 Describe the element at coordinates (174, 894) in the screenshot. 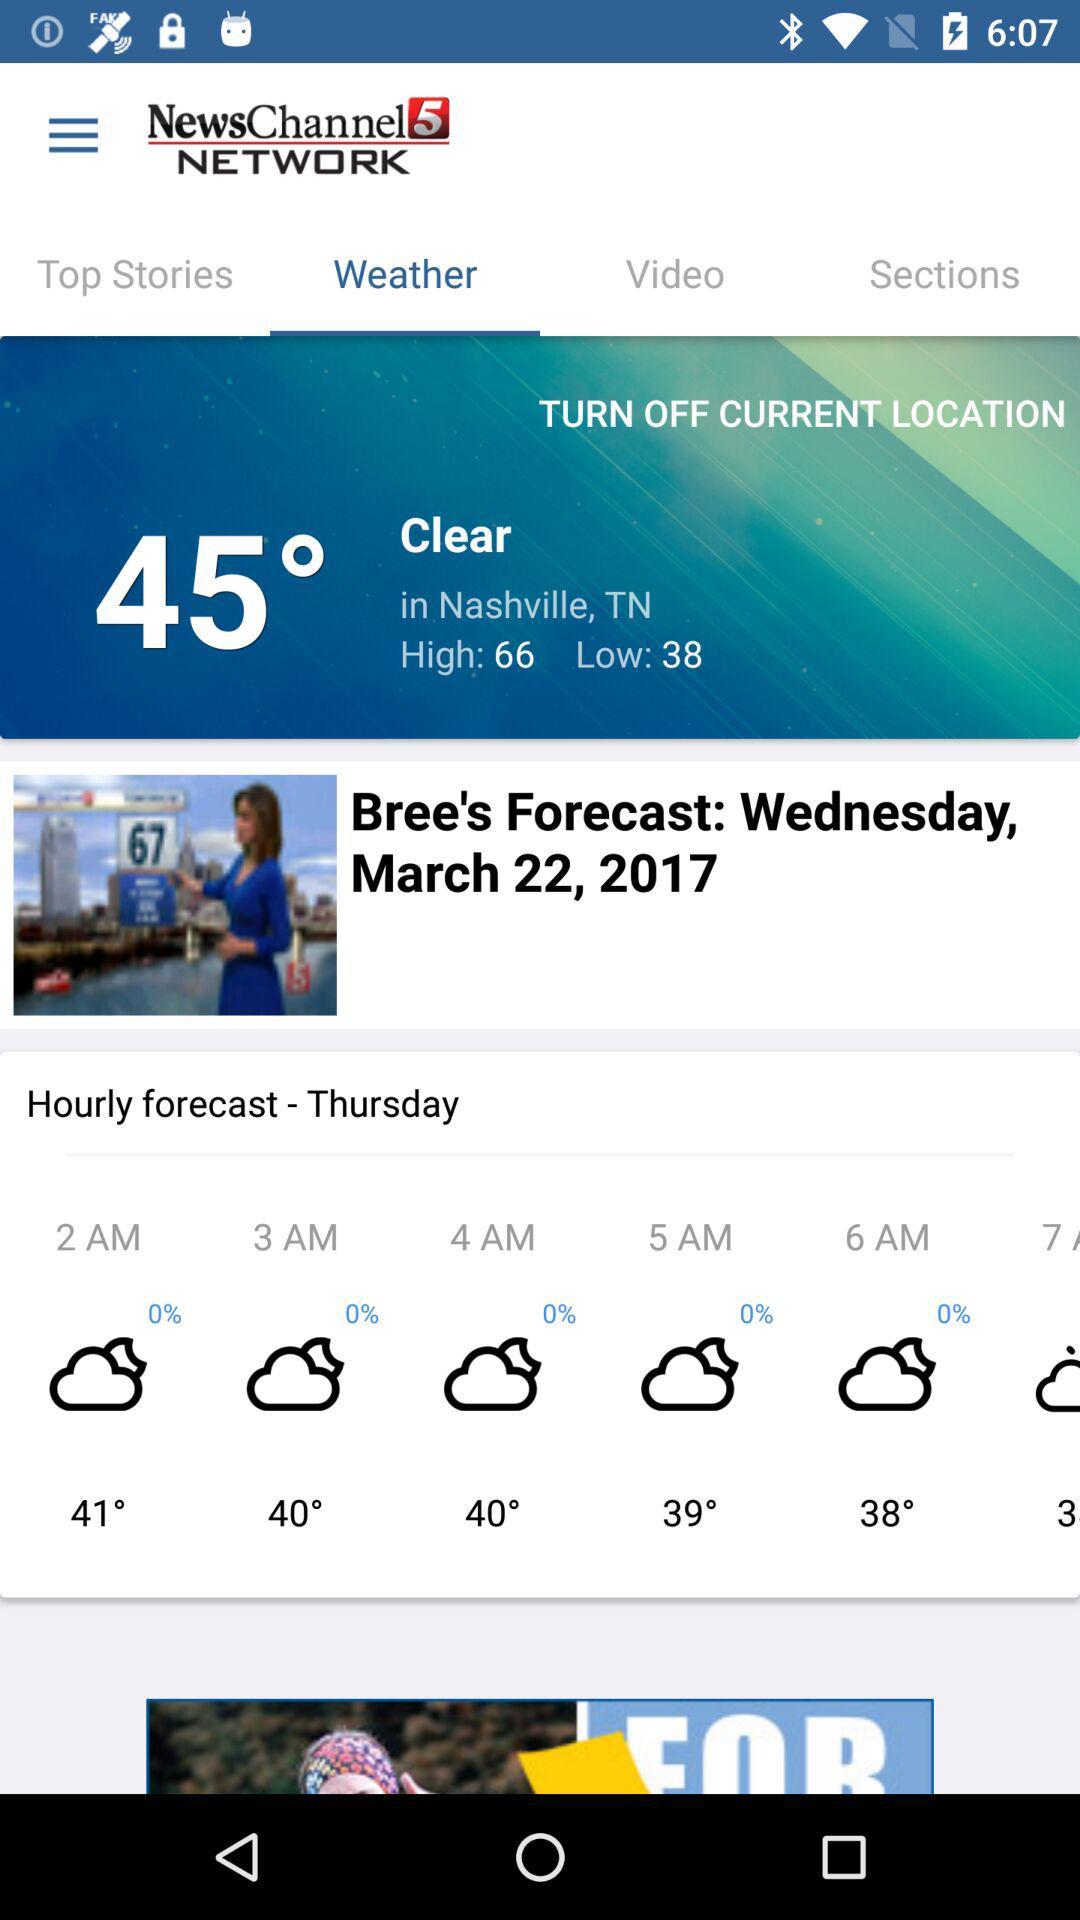

I see `image screen` at that location.